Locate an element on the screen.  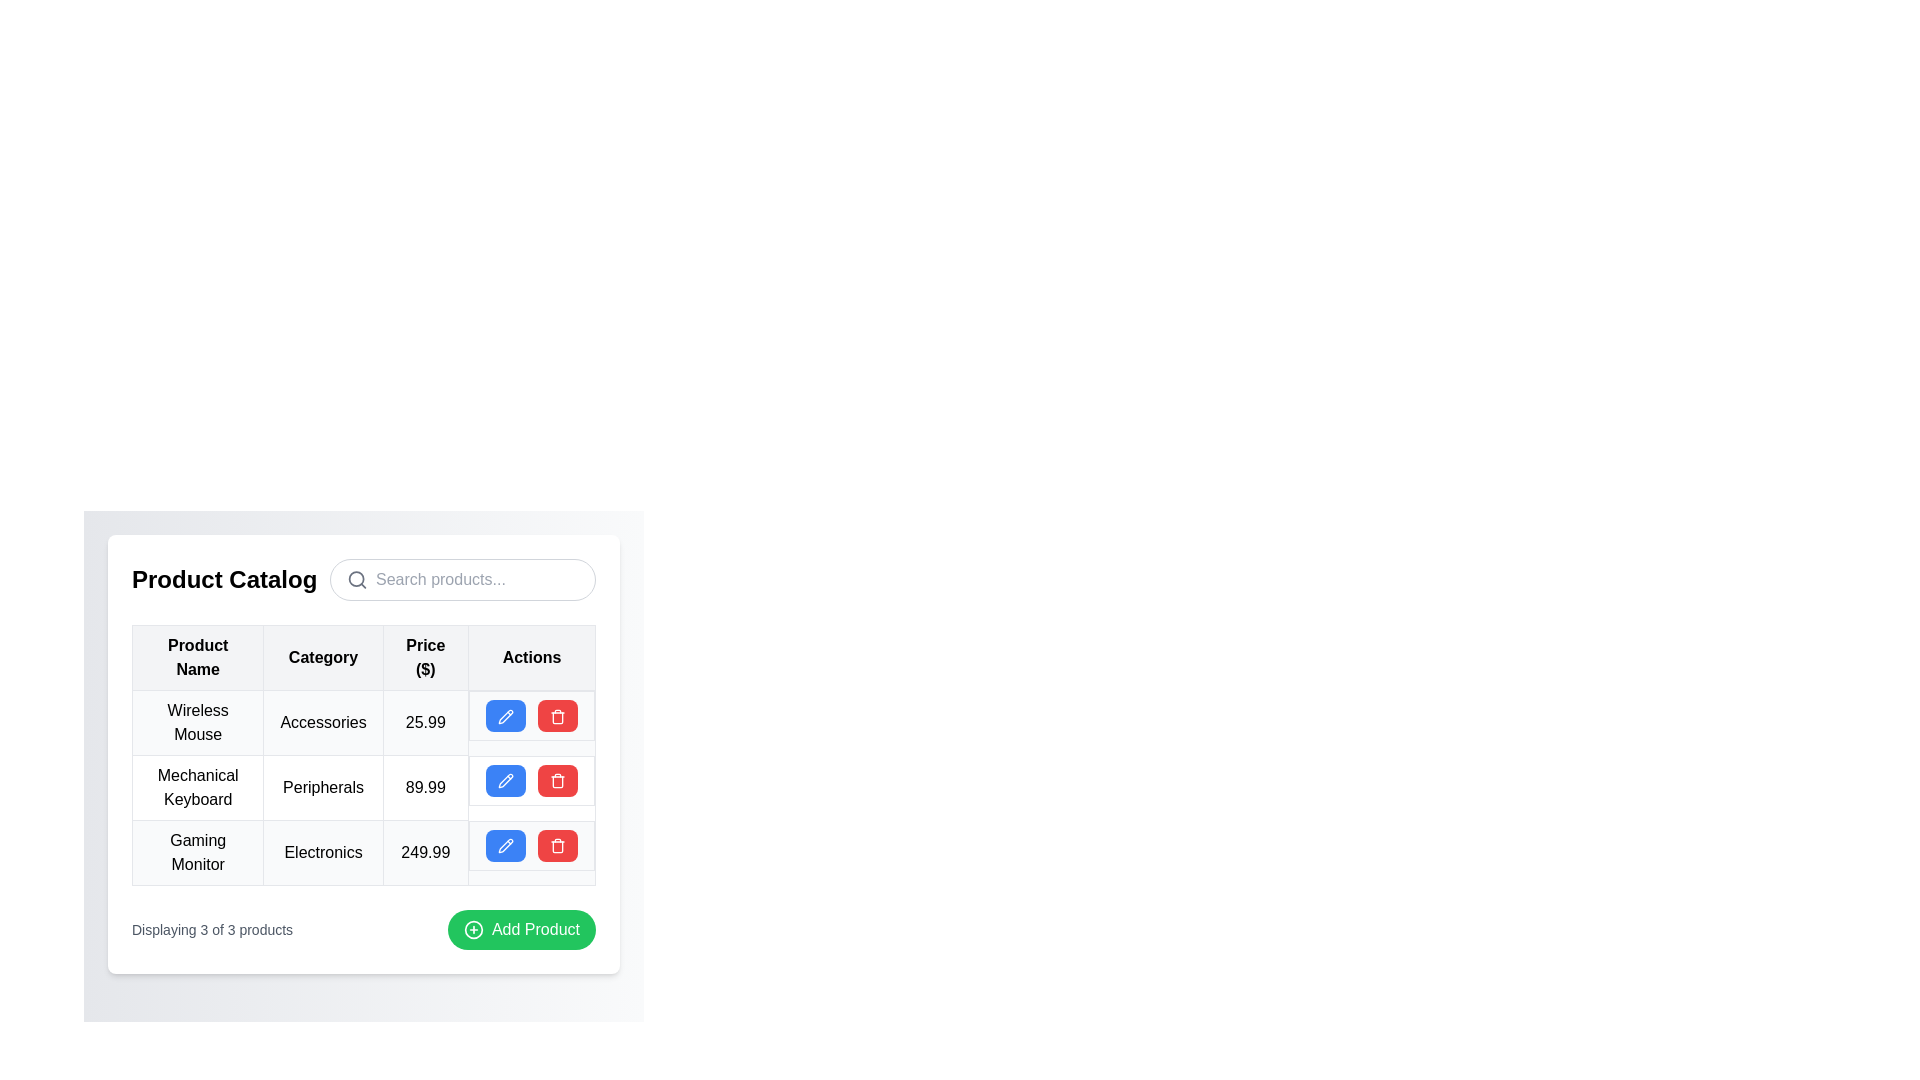
the pencil icon located in the 'Actions' column of the third row in the table is located at coordinates (505, 846).